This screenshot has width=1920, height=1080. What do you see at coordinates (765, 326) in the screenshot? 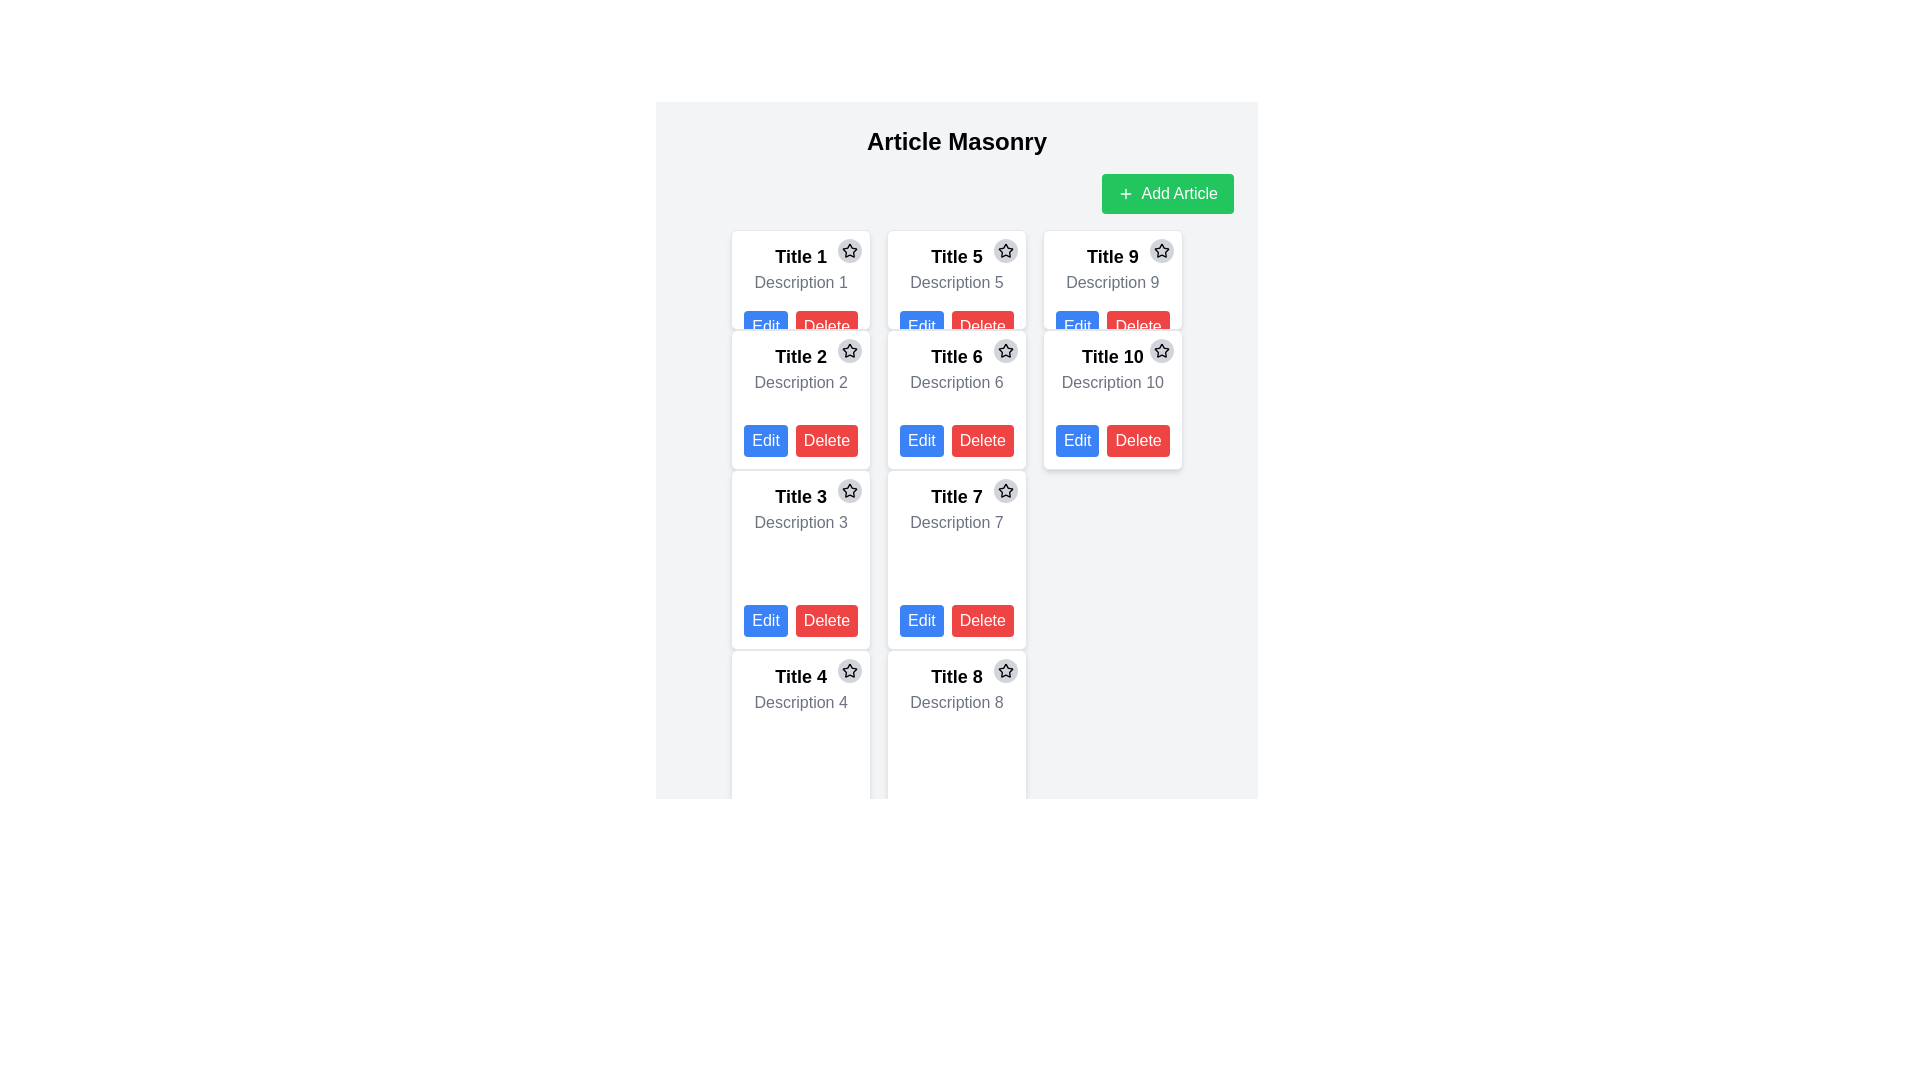
I see `the blue 'Edit' button with white text` at bounding box center [765, 326].